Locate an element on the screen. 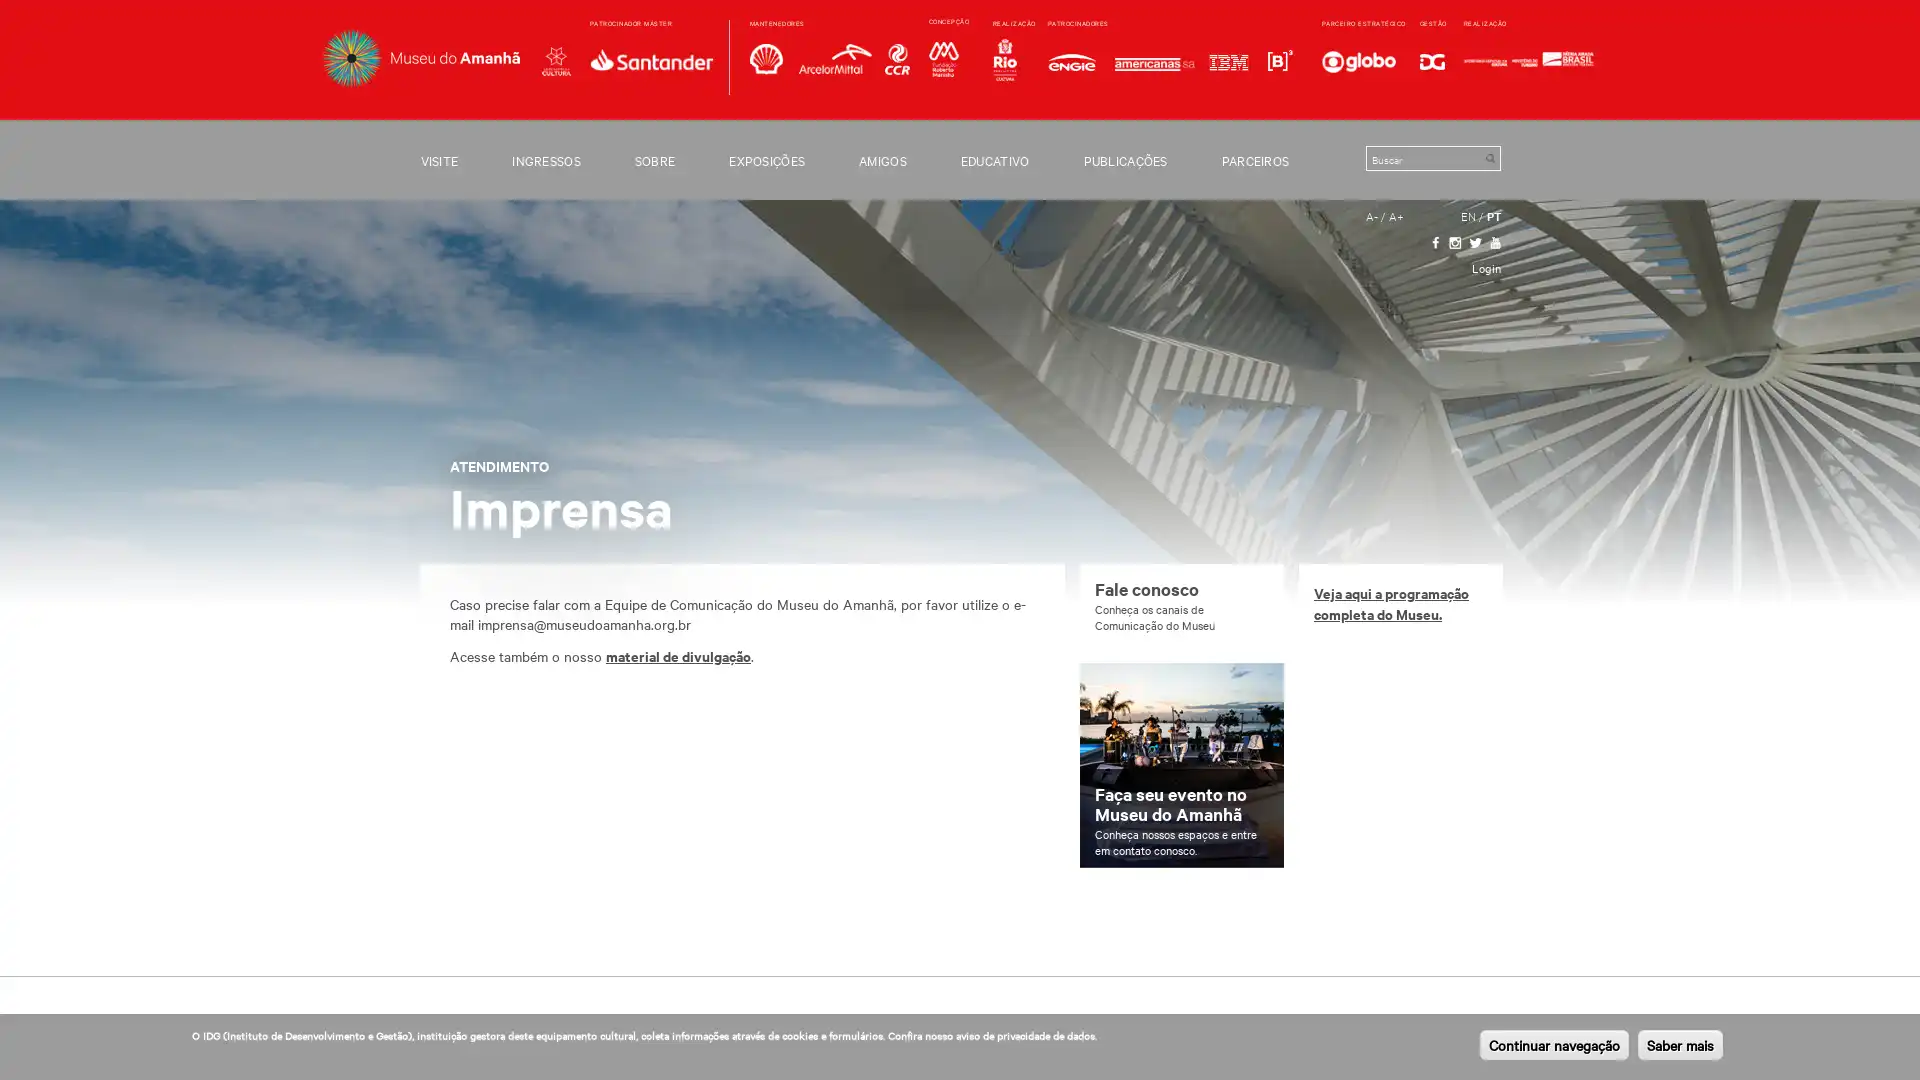 Image resolution: width=1920 pixels, height=1080 pixels. Continuar navegacao is located at coordinates (1553, 1044).